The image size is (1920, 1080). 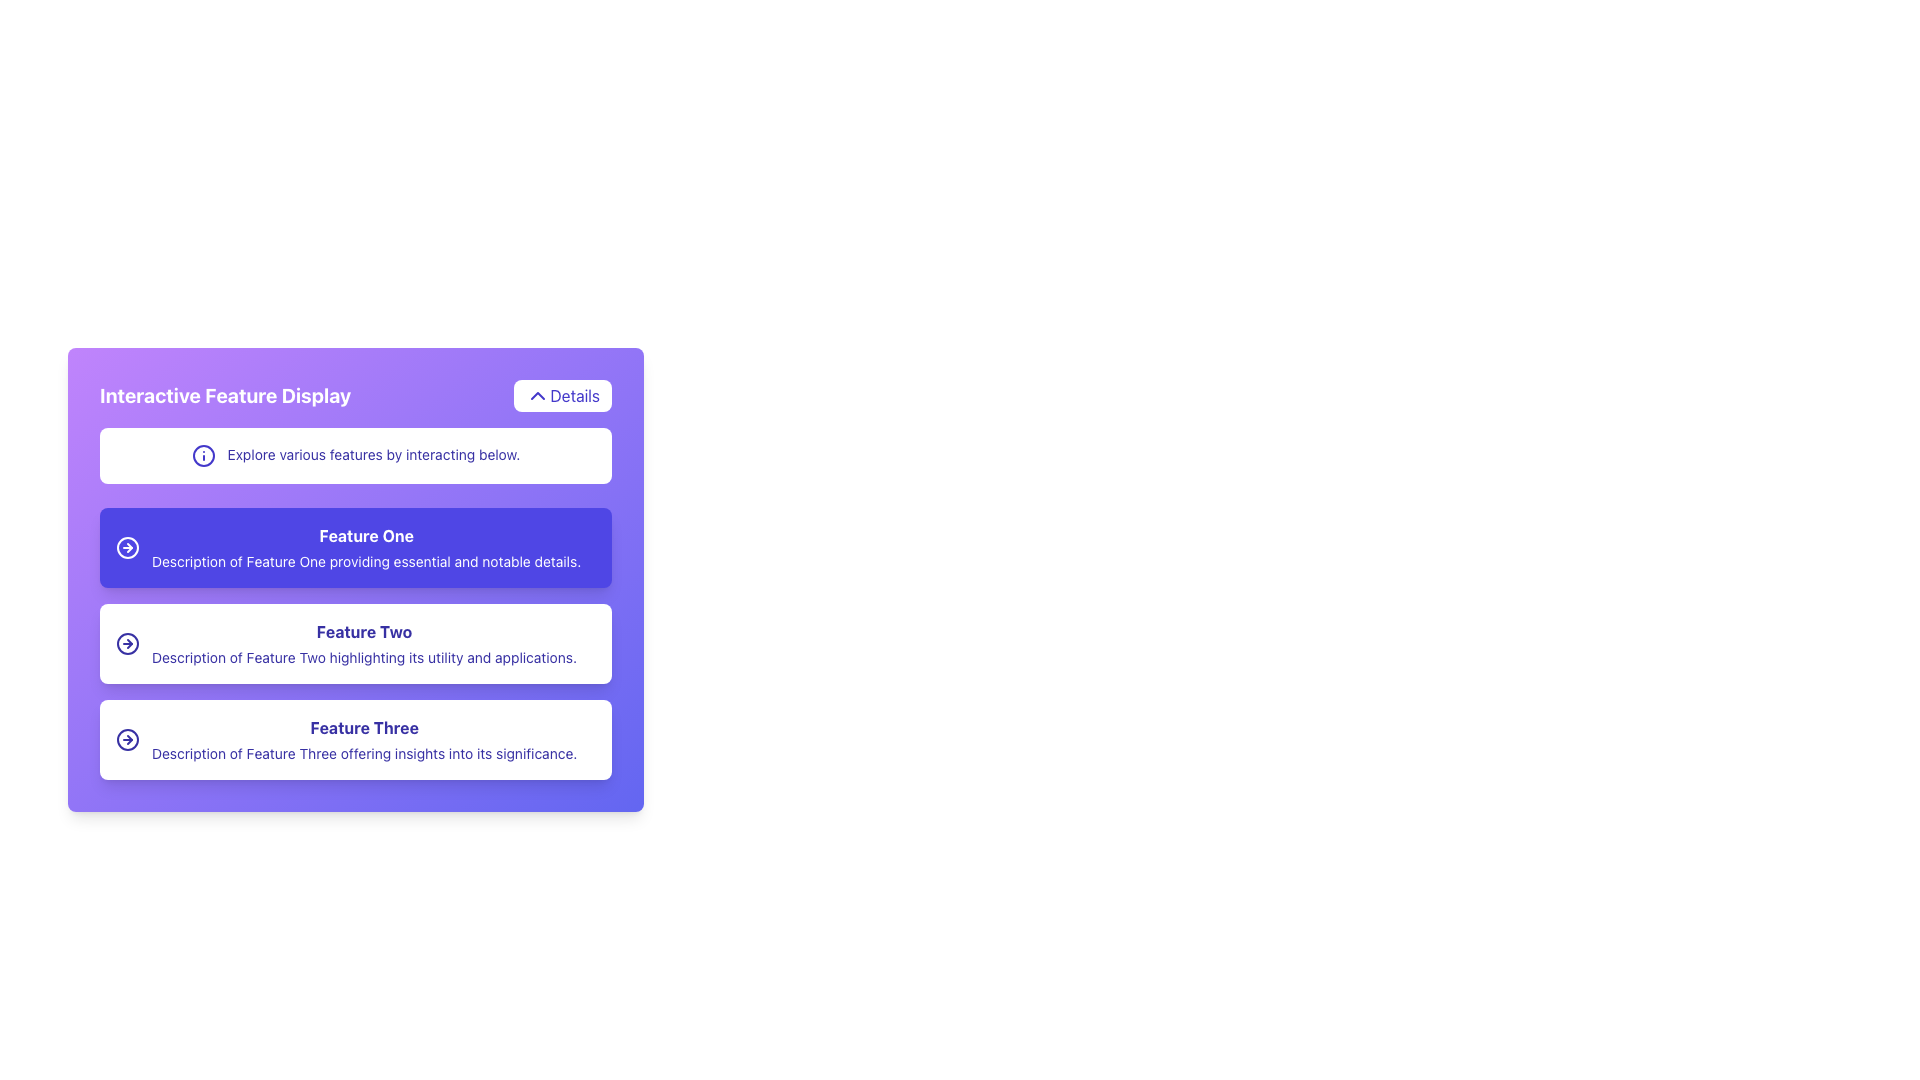 I want to click on the feature description card for 'Feature Two' located within the 'Interactive Feature Display', so click(x=355, y=644).